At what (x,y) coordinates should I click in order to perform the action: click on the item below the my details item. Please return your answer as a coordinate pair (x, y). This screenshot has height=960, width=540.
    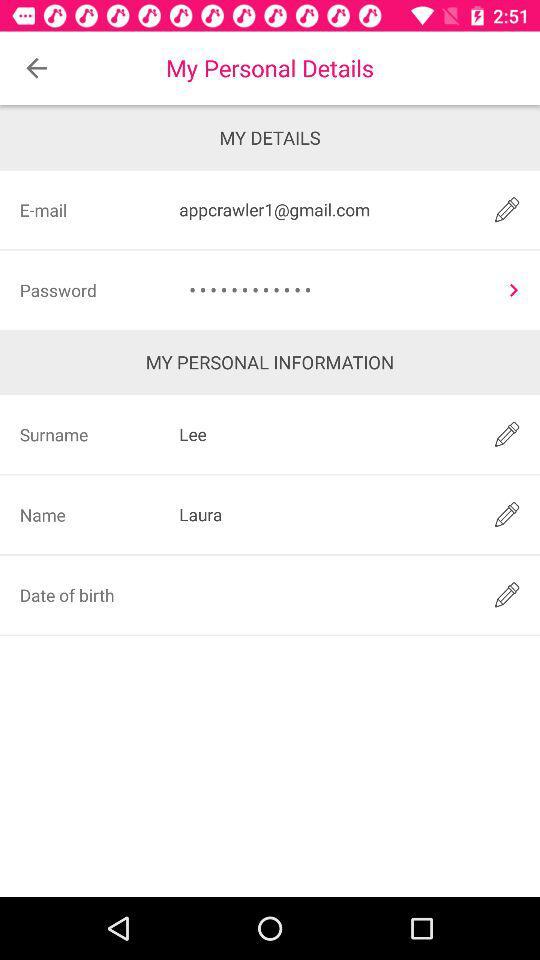
    Looking at the image, I should click on (323, 209).